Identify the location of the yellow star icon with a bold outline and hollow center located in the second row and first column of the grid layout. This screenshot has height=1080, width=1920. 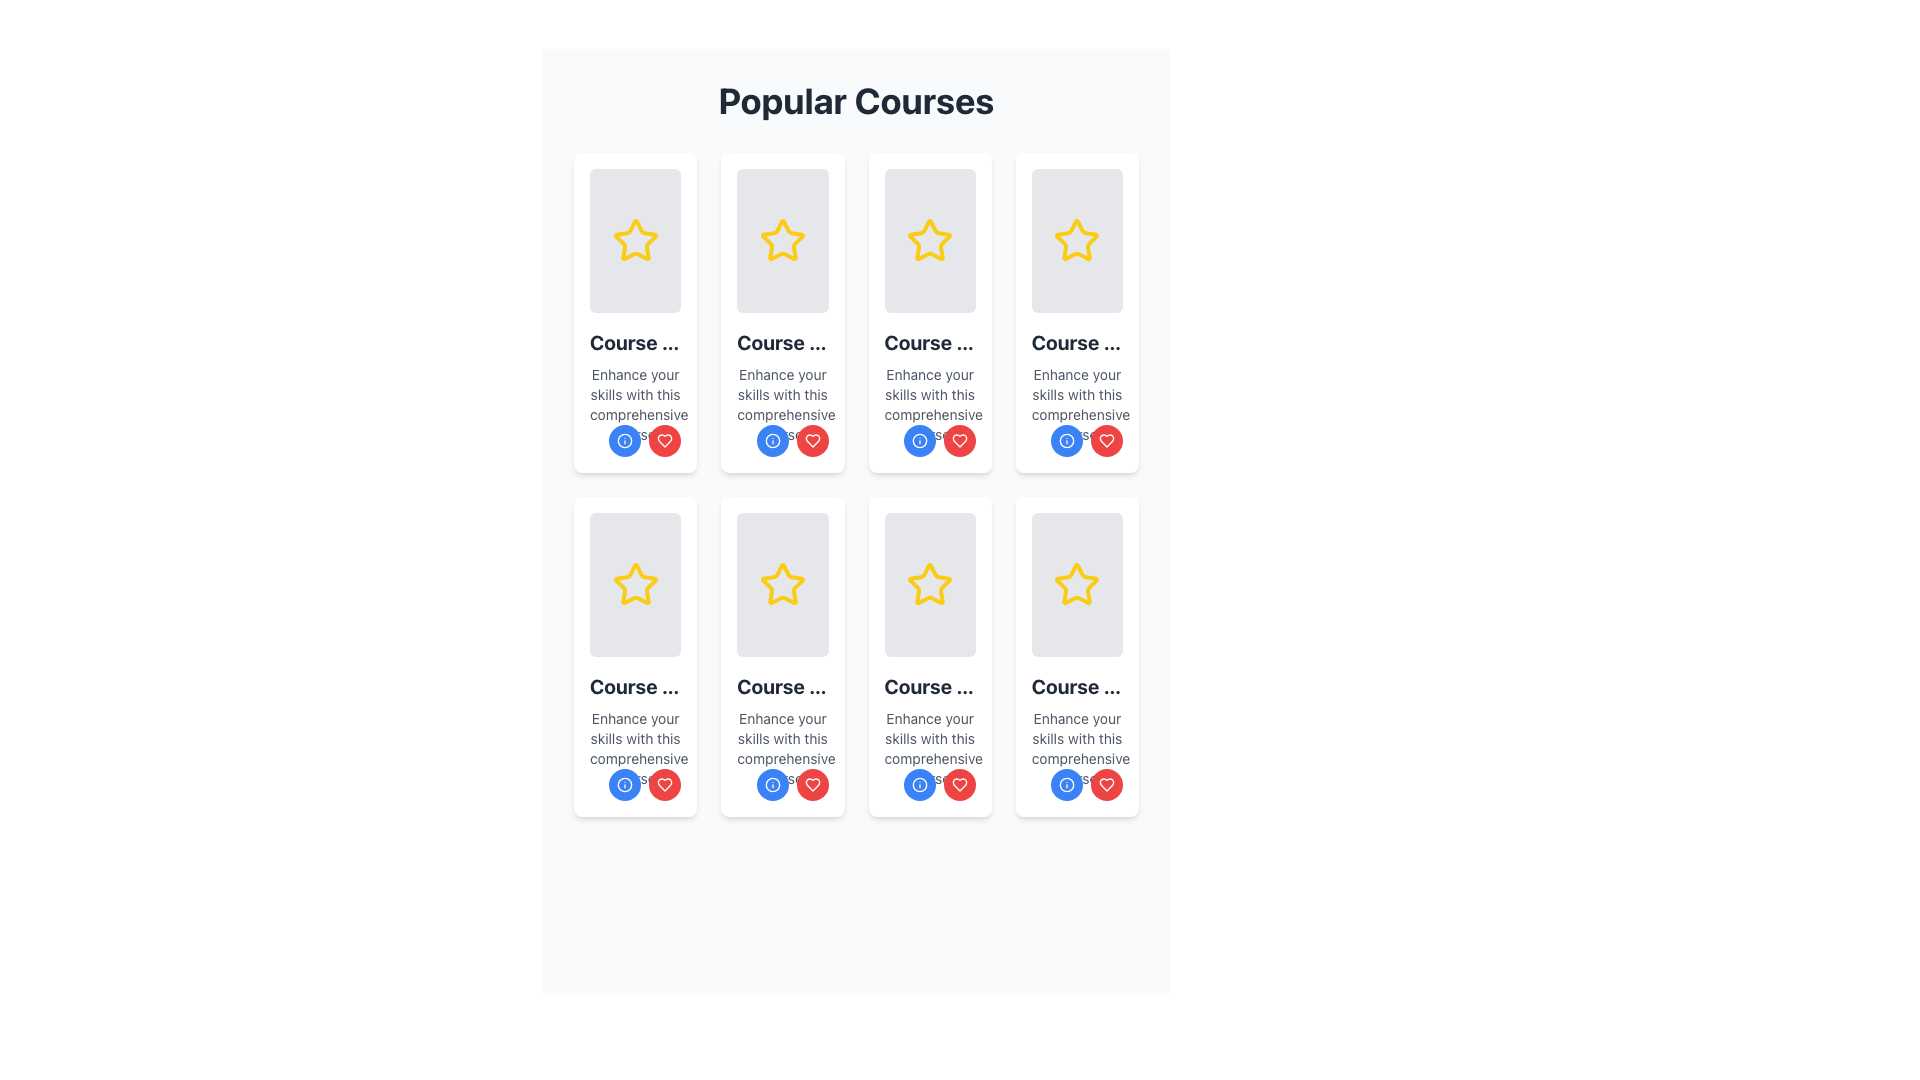
(634, 585).